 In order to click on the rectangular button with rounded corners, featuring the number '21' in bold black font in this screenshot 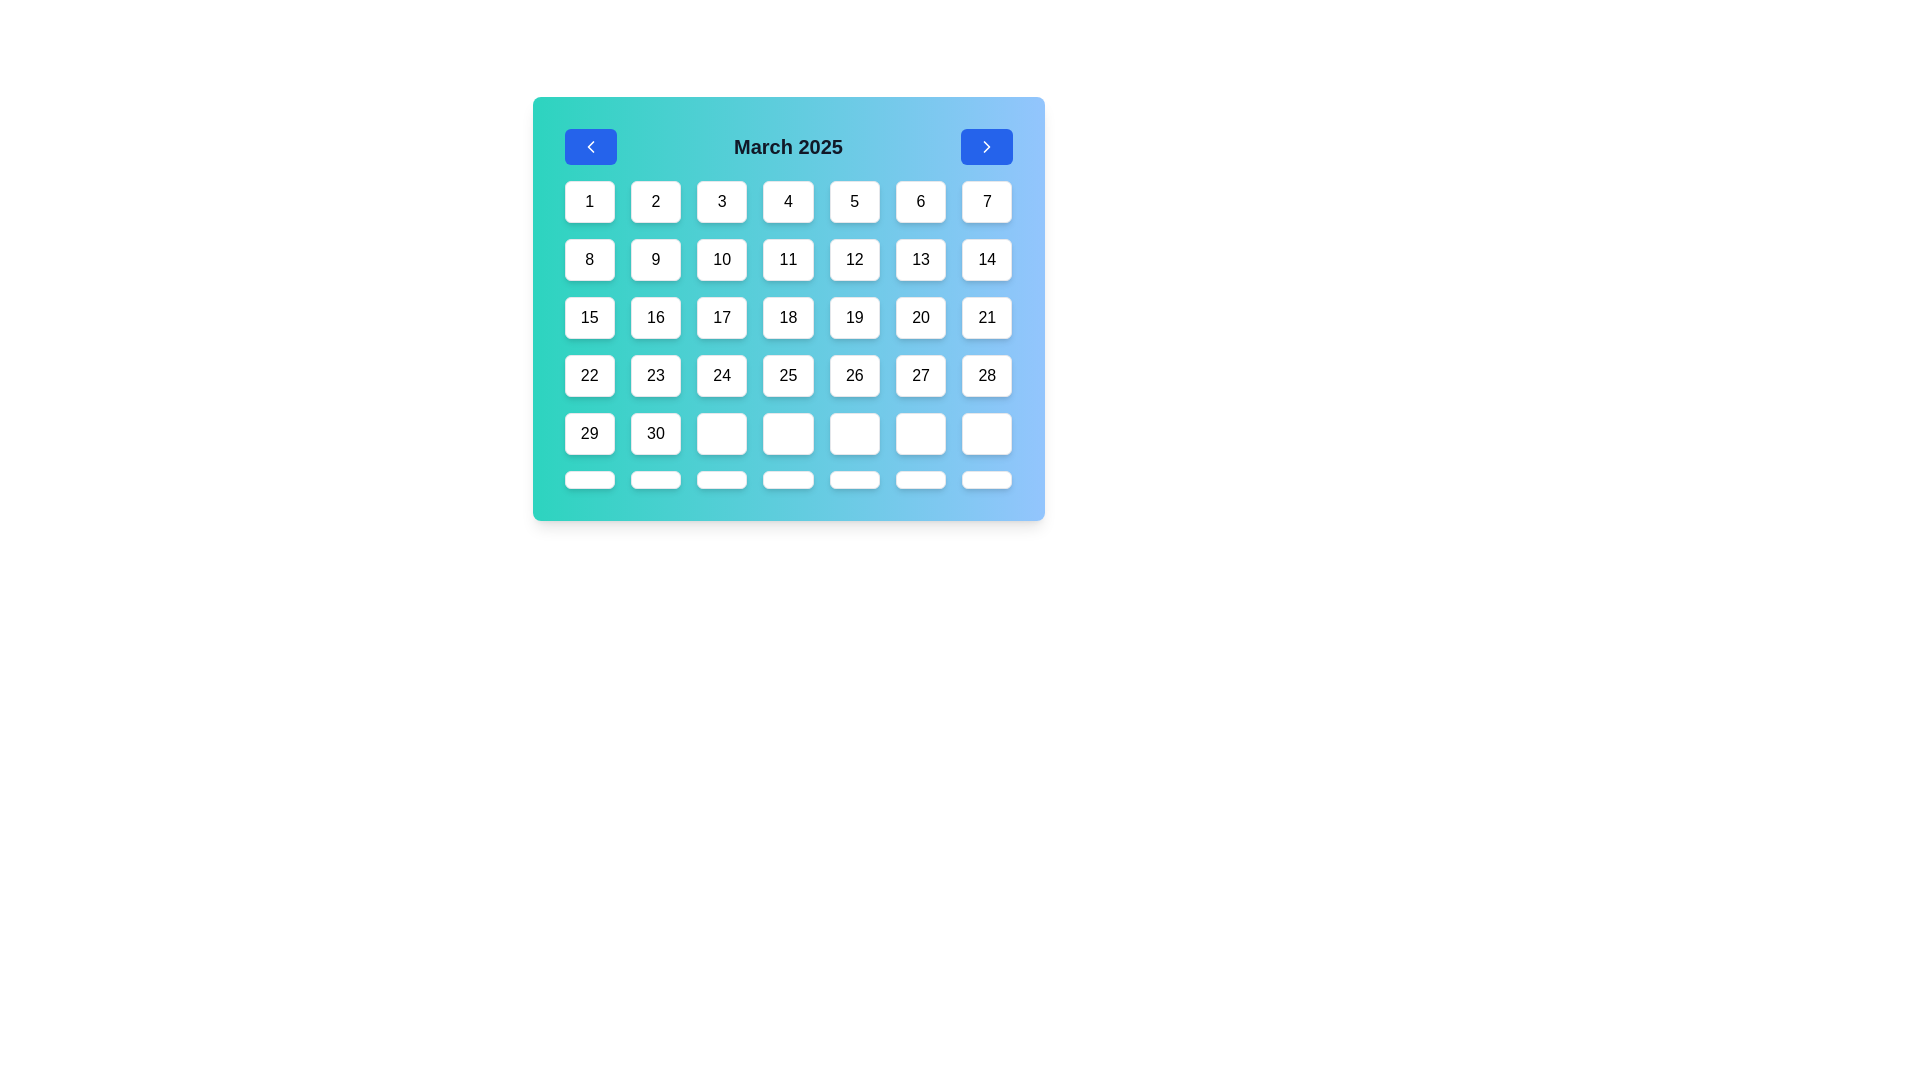, I will do `click(987, 316)`.